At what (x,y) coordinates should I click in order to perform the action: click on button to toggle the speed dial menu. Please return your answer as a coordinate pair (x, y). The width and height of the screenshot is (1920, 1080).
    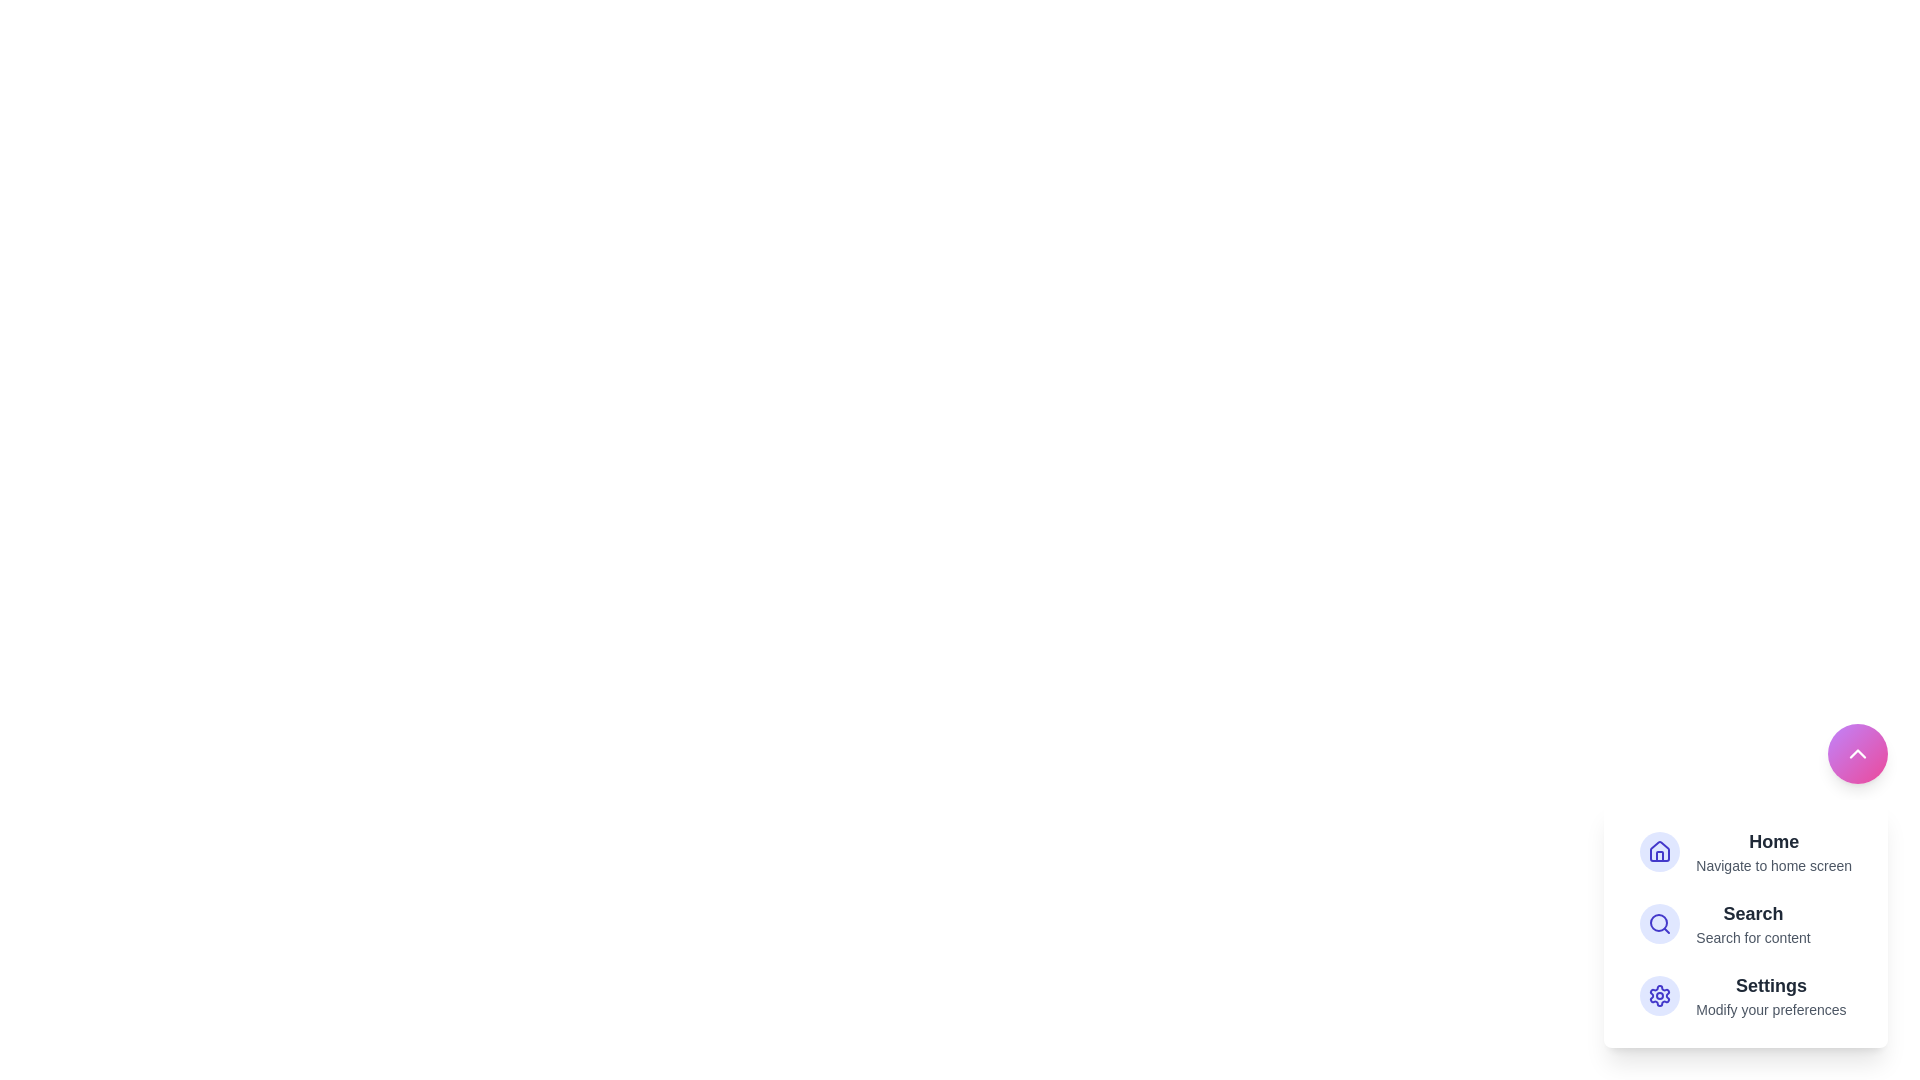
    Looking at the image, I should click on (1856, 753).